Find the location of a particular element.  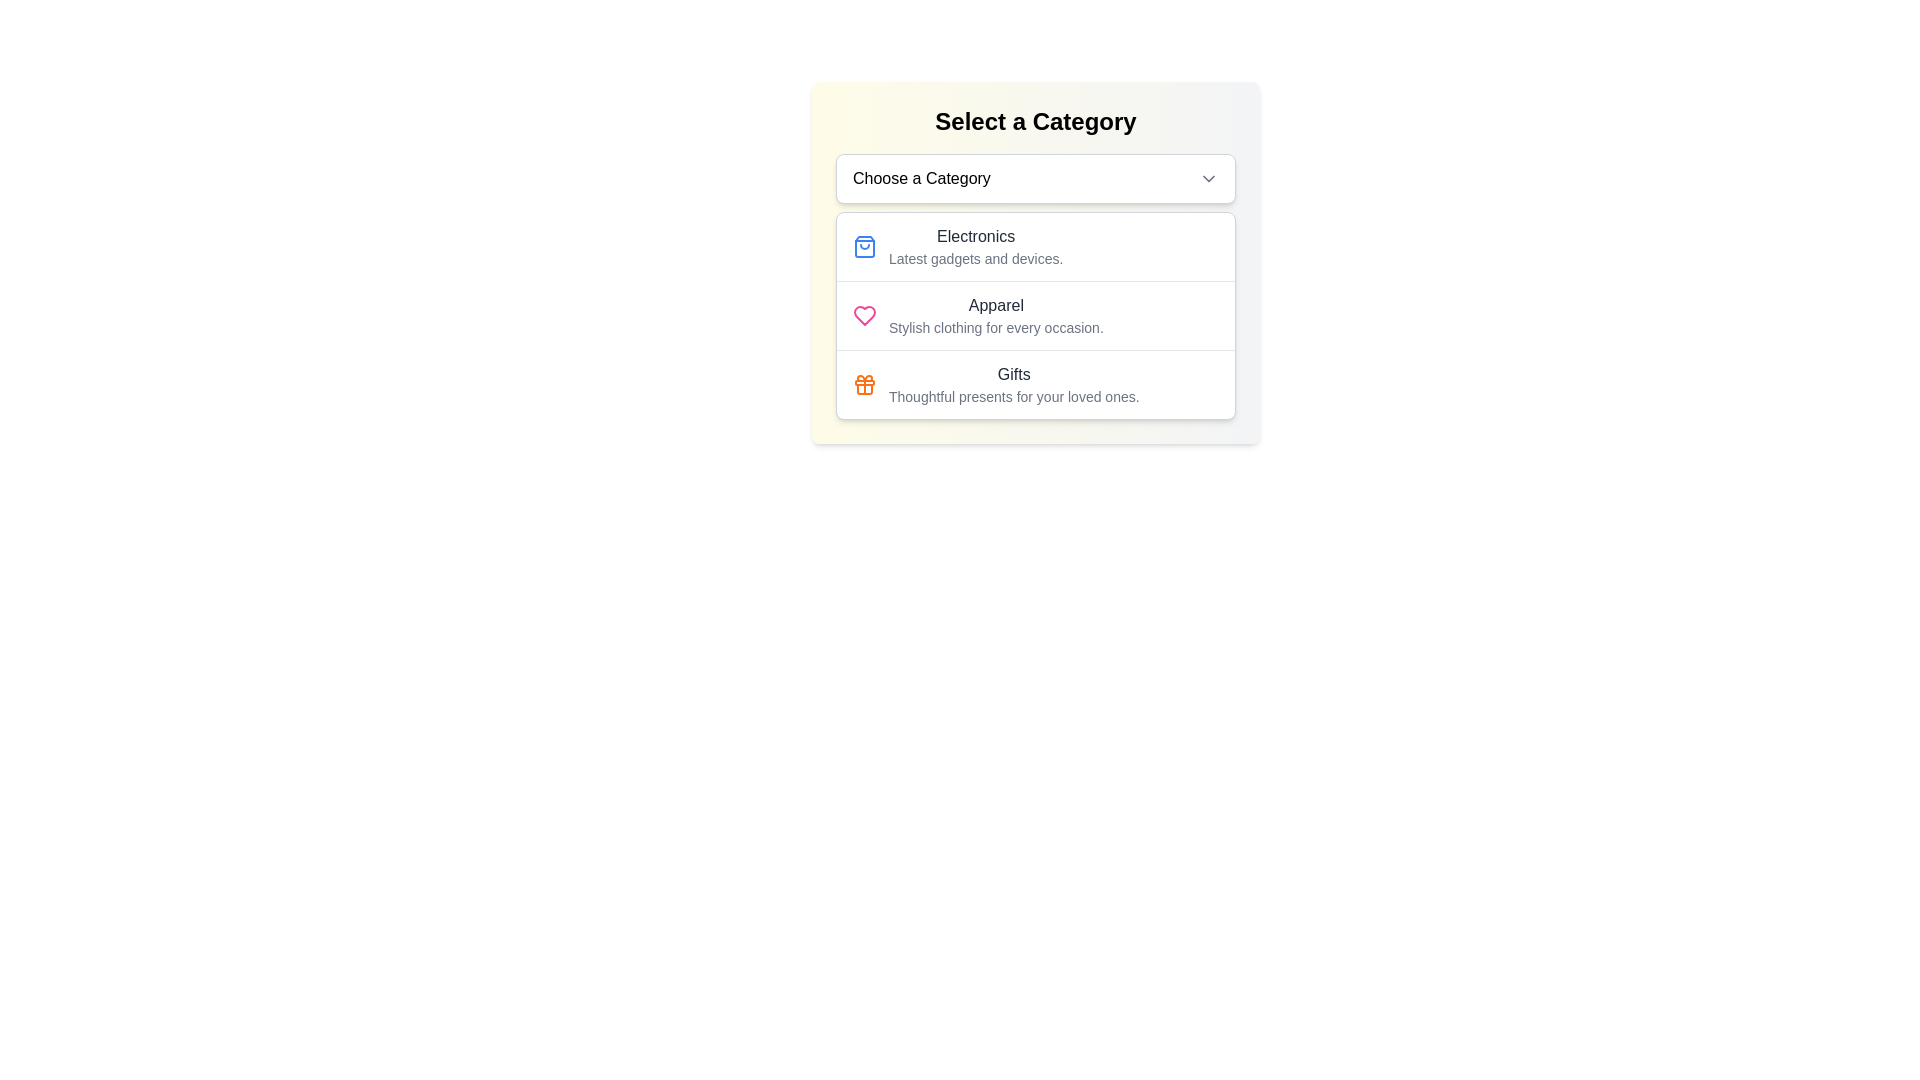

the Dropdown arrow icon within the 'Choose a Category' button to trigger tooltip or highlight effects is located at coordinates (1208, 177).